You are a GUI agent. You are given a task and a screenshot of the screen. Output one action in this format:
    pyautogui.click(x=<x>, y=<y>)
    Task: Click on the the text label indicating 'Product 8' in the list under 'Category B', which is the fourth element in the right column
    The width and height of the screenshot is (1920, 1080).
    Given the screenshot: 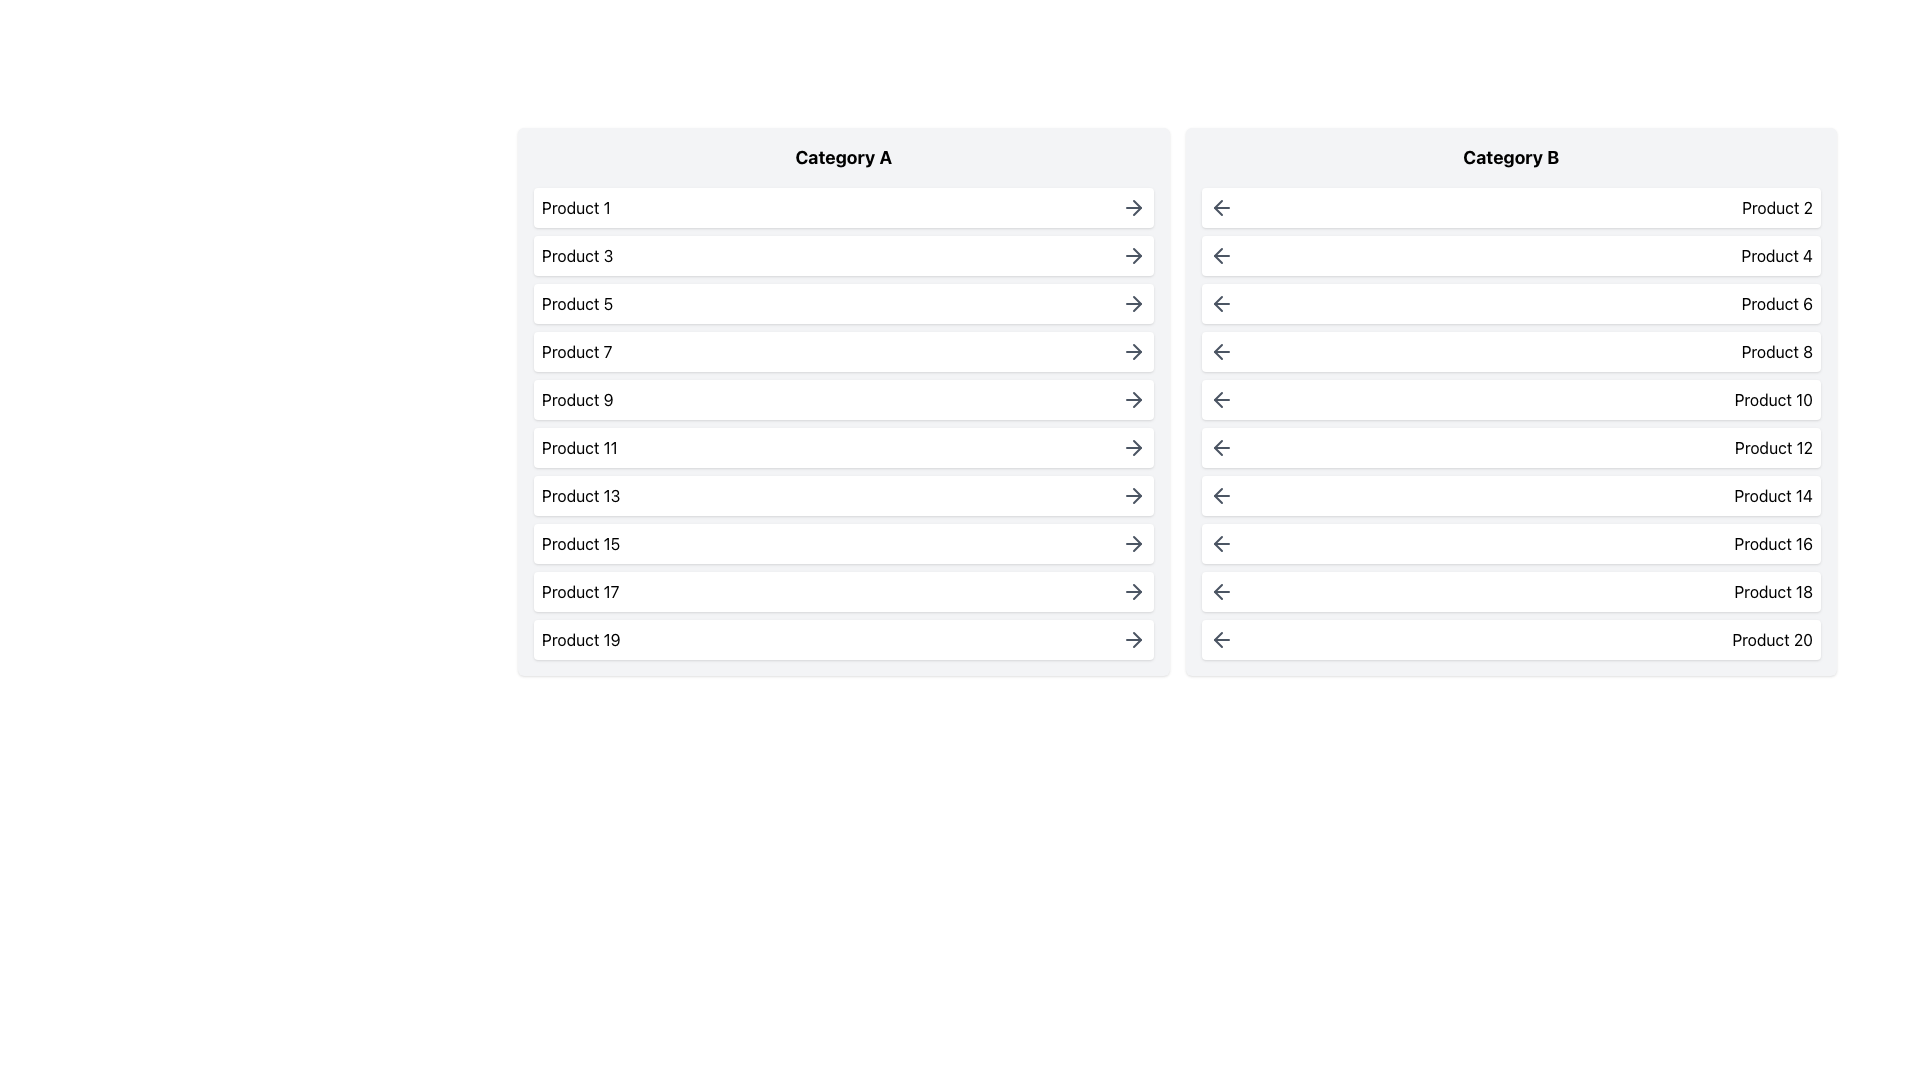 What is the action you would take?
    pyautogui.click(x=1777, y=350)
    